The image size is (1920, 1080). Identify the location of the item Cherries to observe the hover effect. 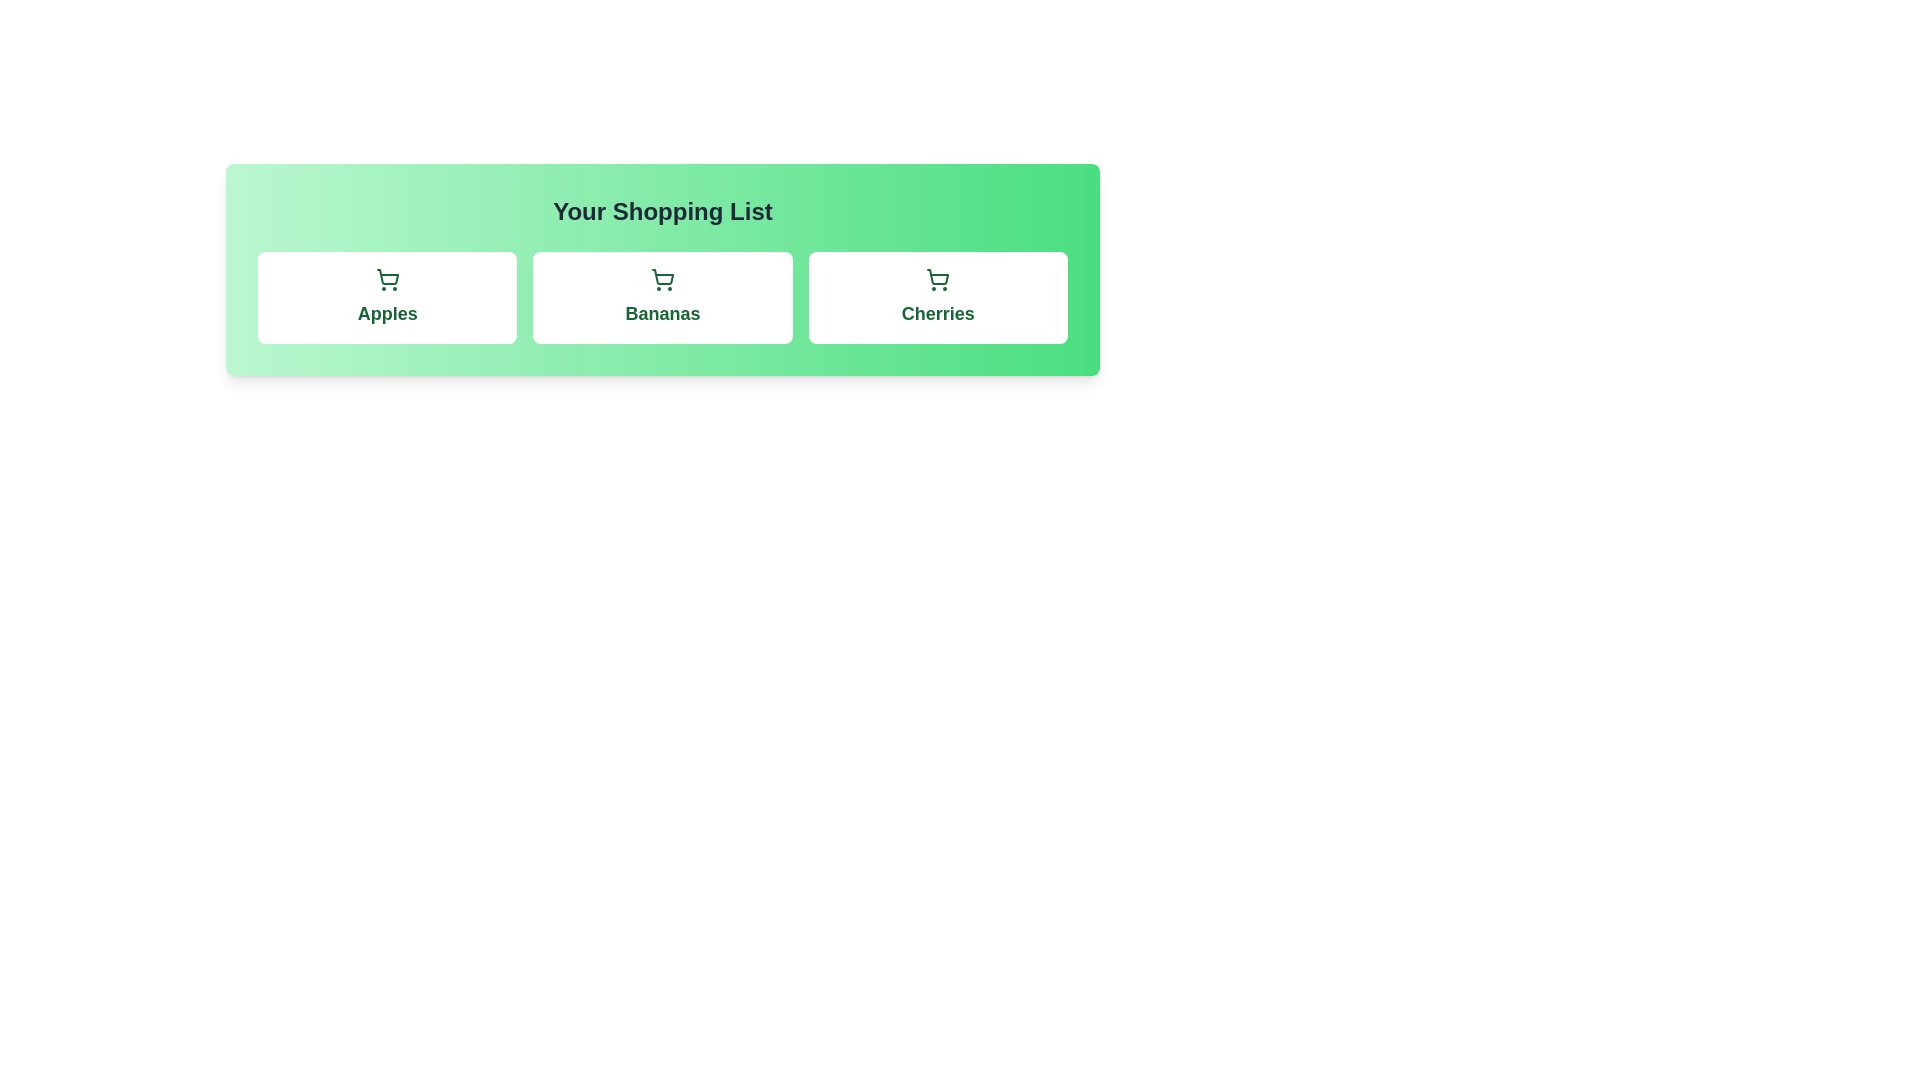
(937, 297).